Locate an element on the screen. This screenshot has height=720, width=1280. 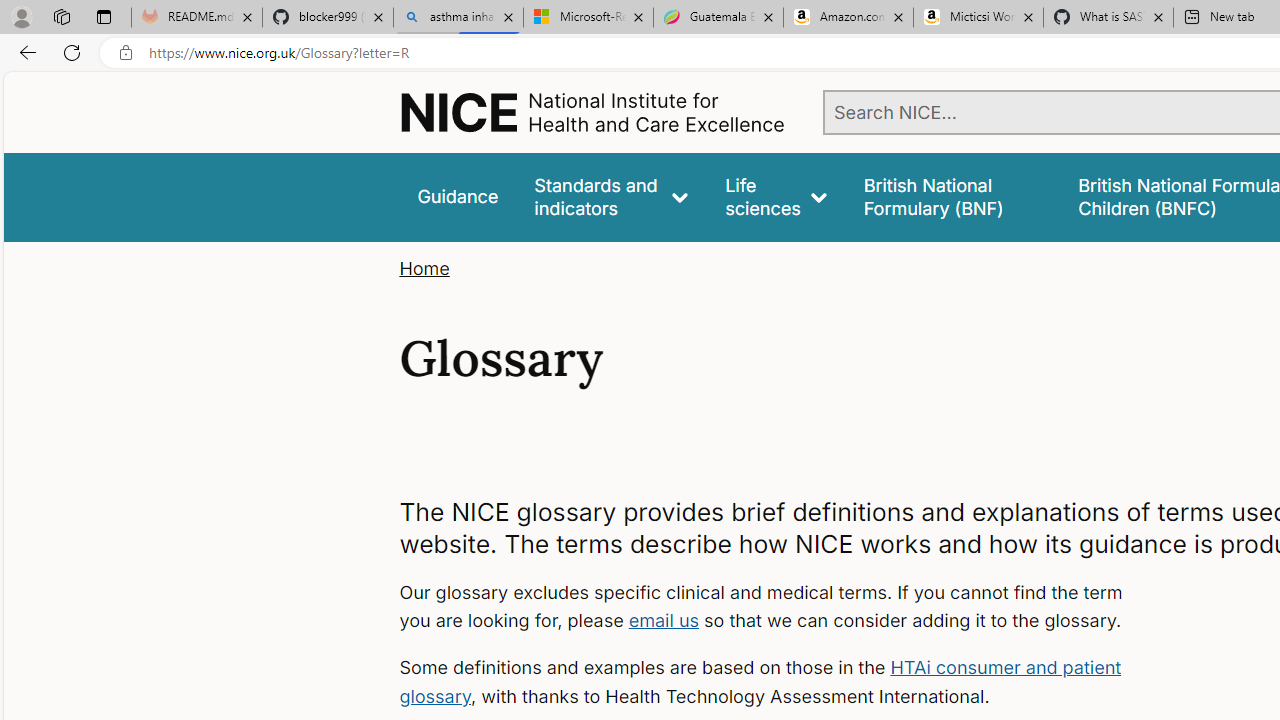
'Tab actions menu' is located at coordinates (103, 16).